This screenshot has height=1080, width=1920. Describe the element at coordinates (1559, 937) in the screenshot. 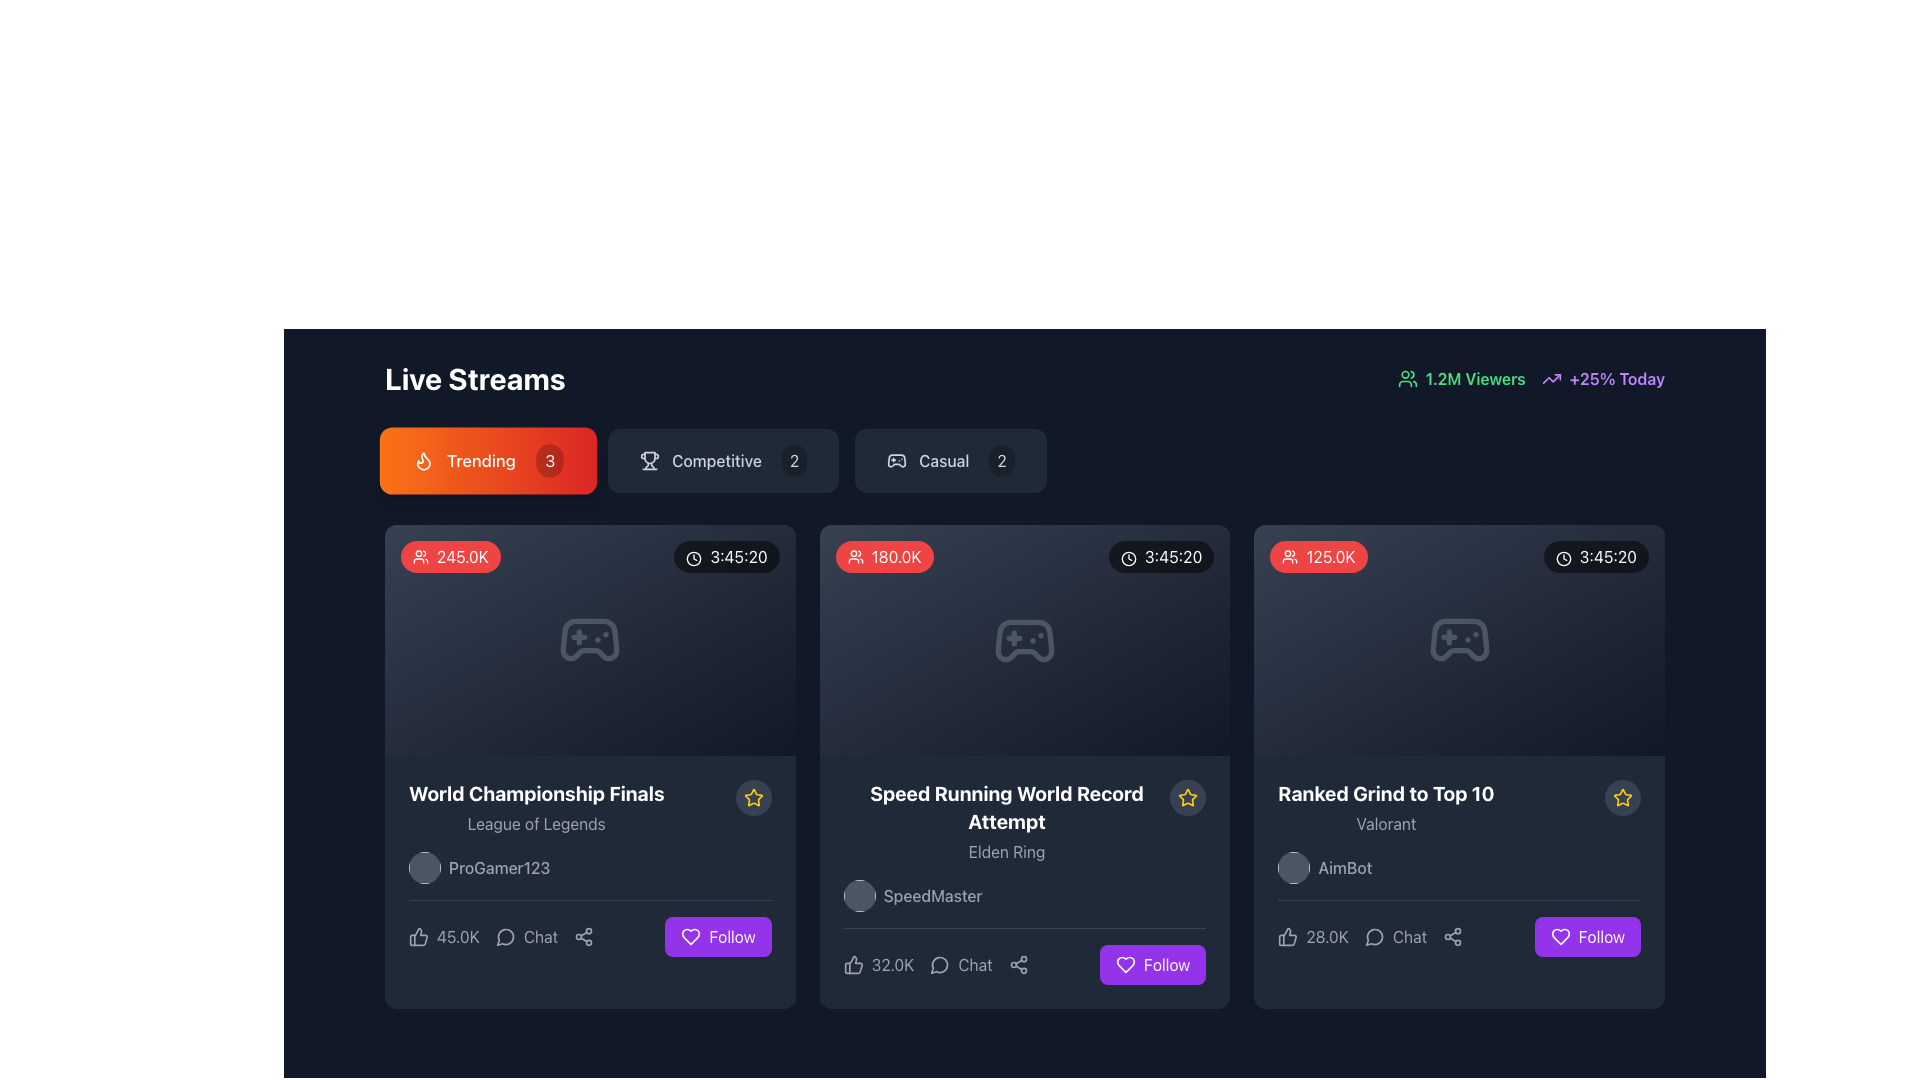

I see `the heart icon inside the purple 'Follow' button located at the bottom-right corner of the 'Ranked Grind to Top 10' card` at that location.